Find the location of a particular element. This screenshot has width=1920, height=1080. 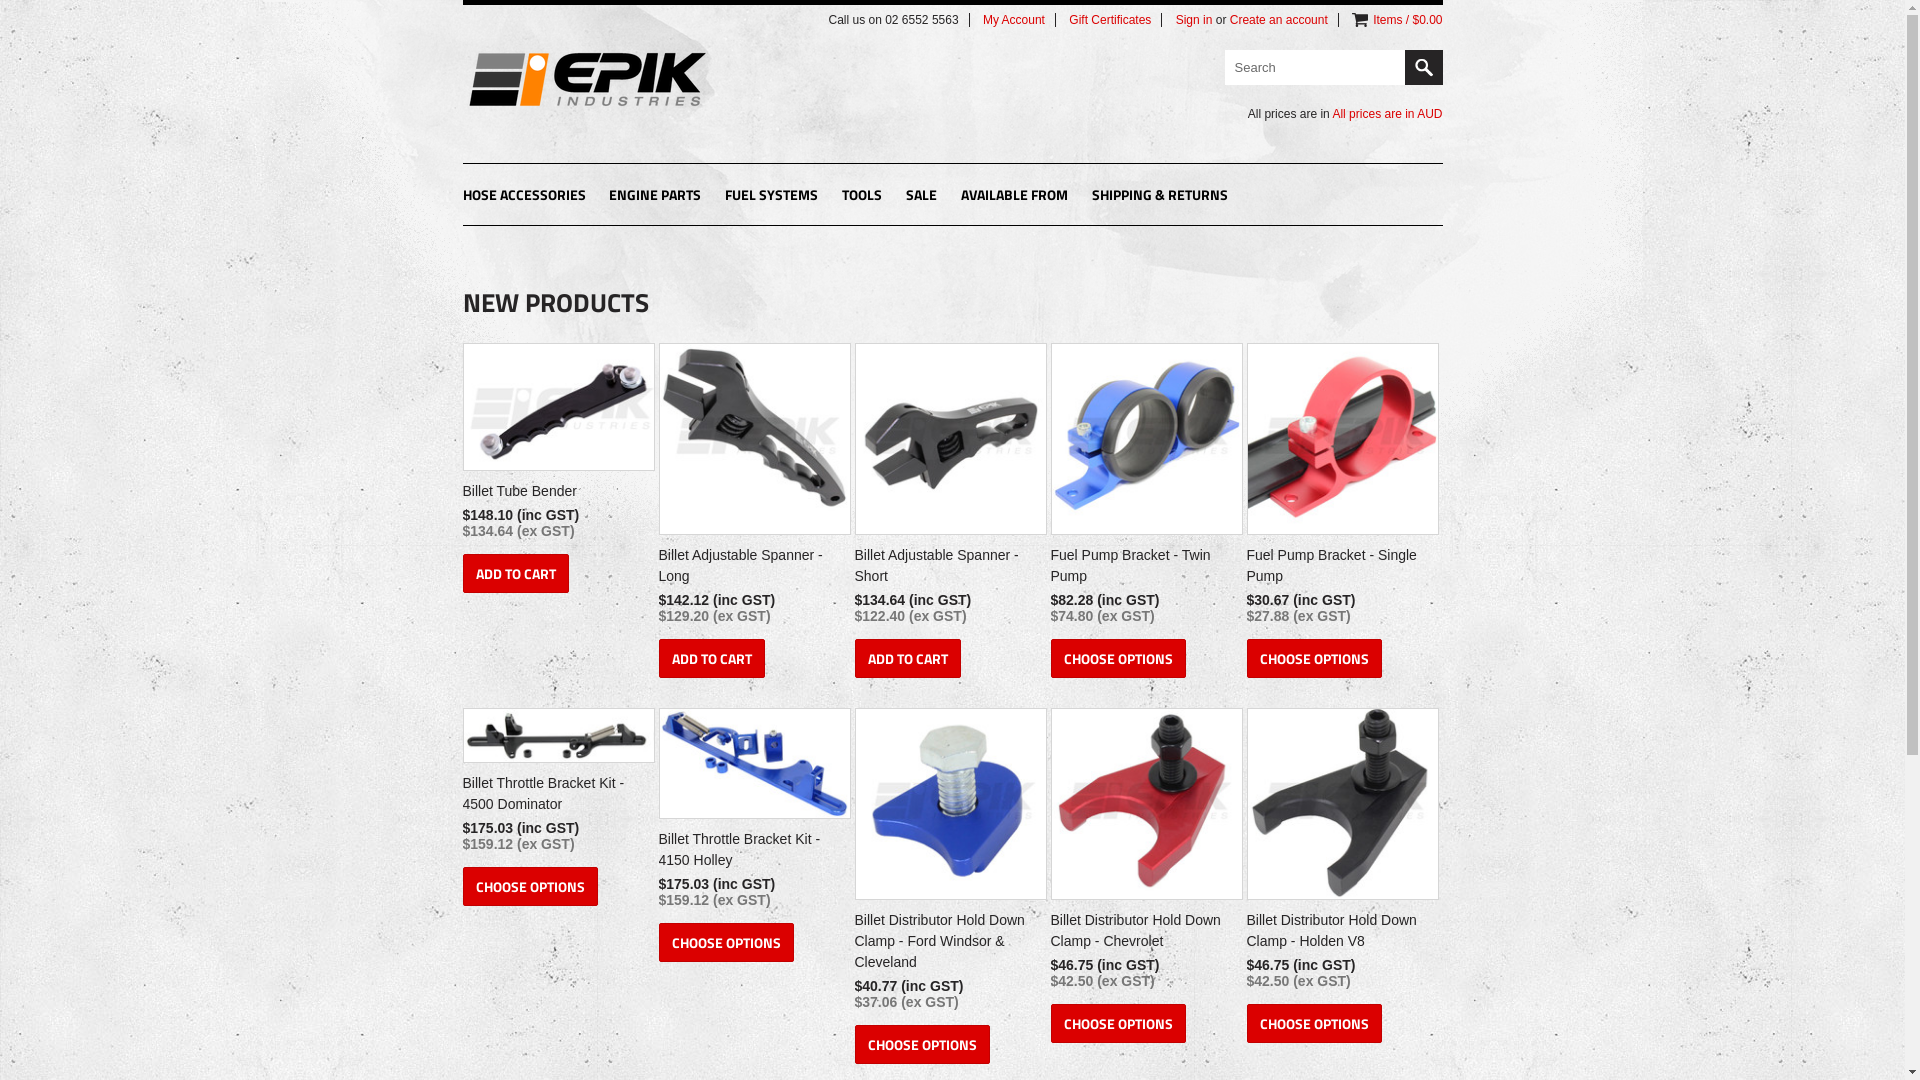

'ADD TO CART' is located at coordinates (514, 573).